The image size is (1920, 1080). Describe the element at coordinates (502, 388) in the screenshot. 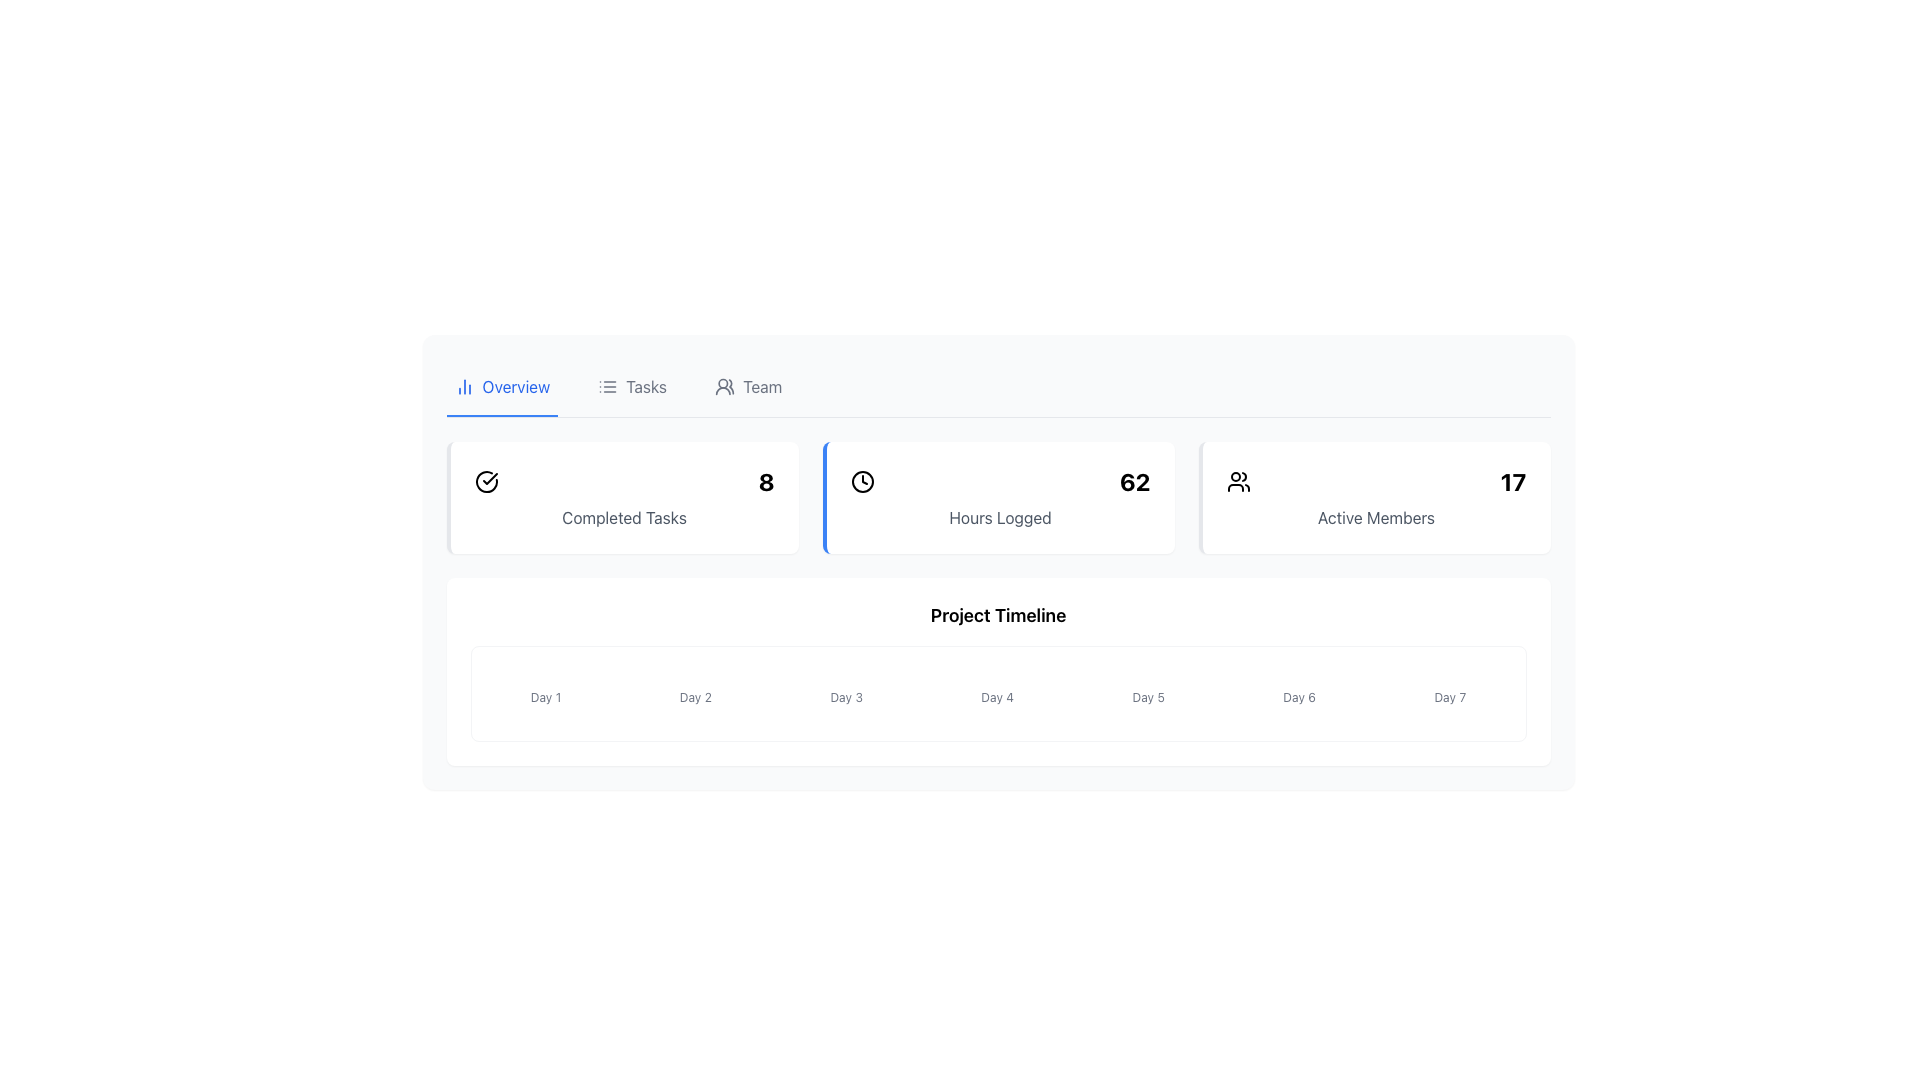

I see `the active 'Overview' tab in the navigation bar` at that location.